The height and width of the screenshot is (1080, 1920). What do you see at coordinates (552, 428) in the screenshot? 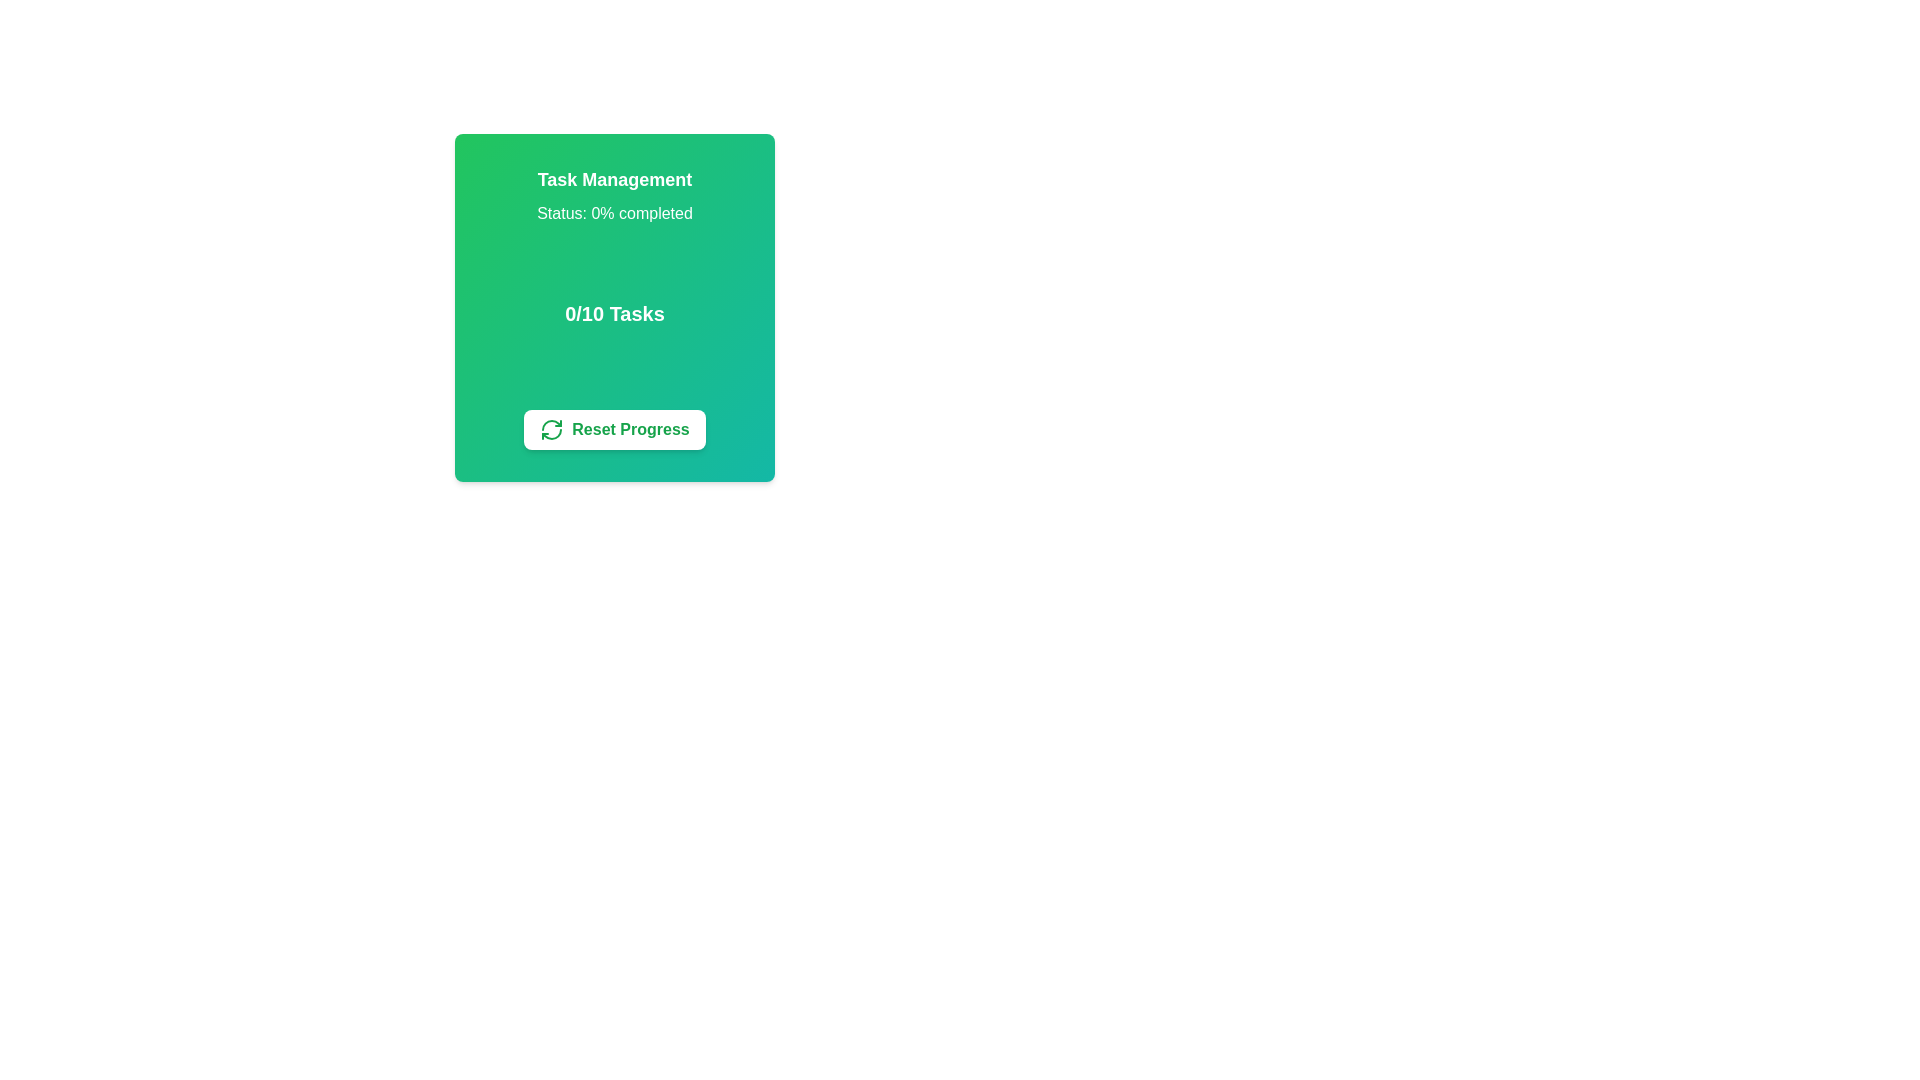
I see `the reset icon located at the top-left corner of the 'Reset Progress' button` at bounding box center [552, 428].